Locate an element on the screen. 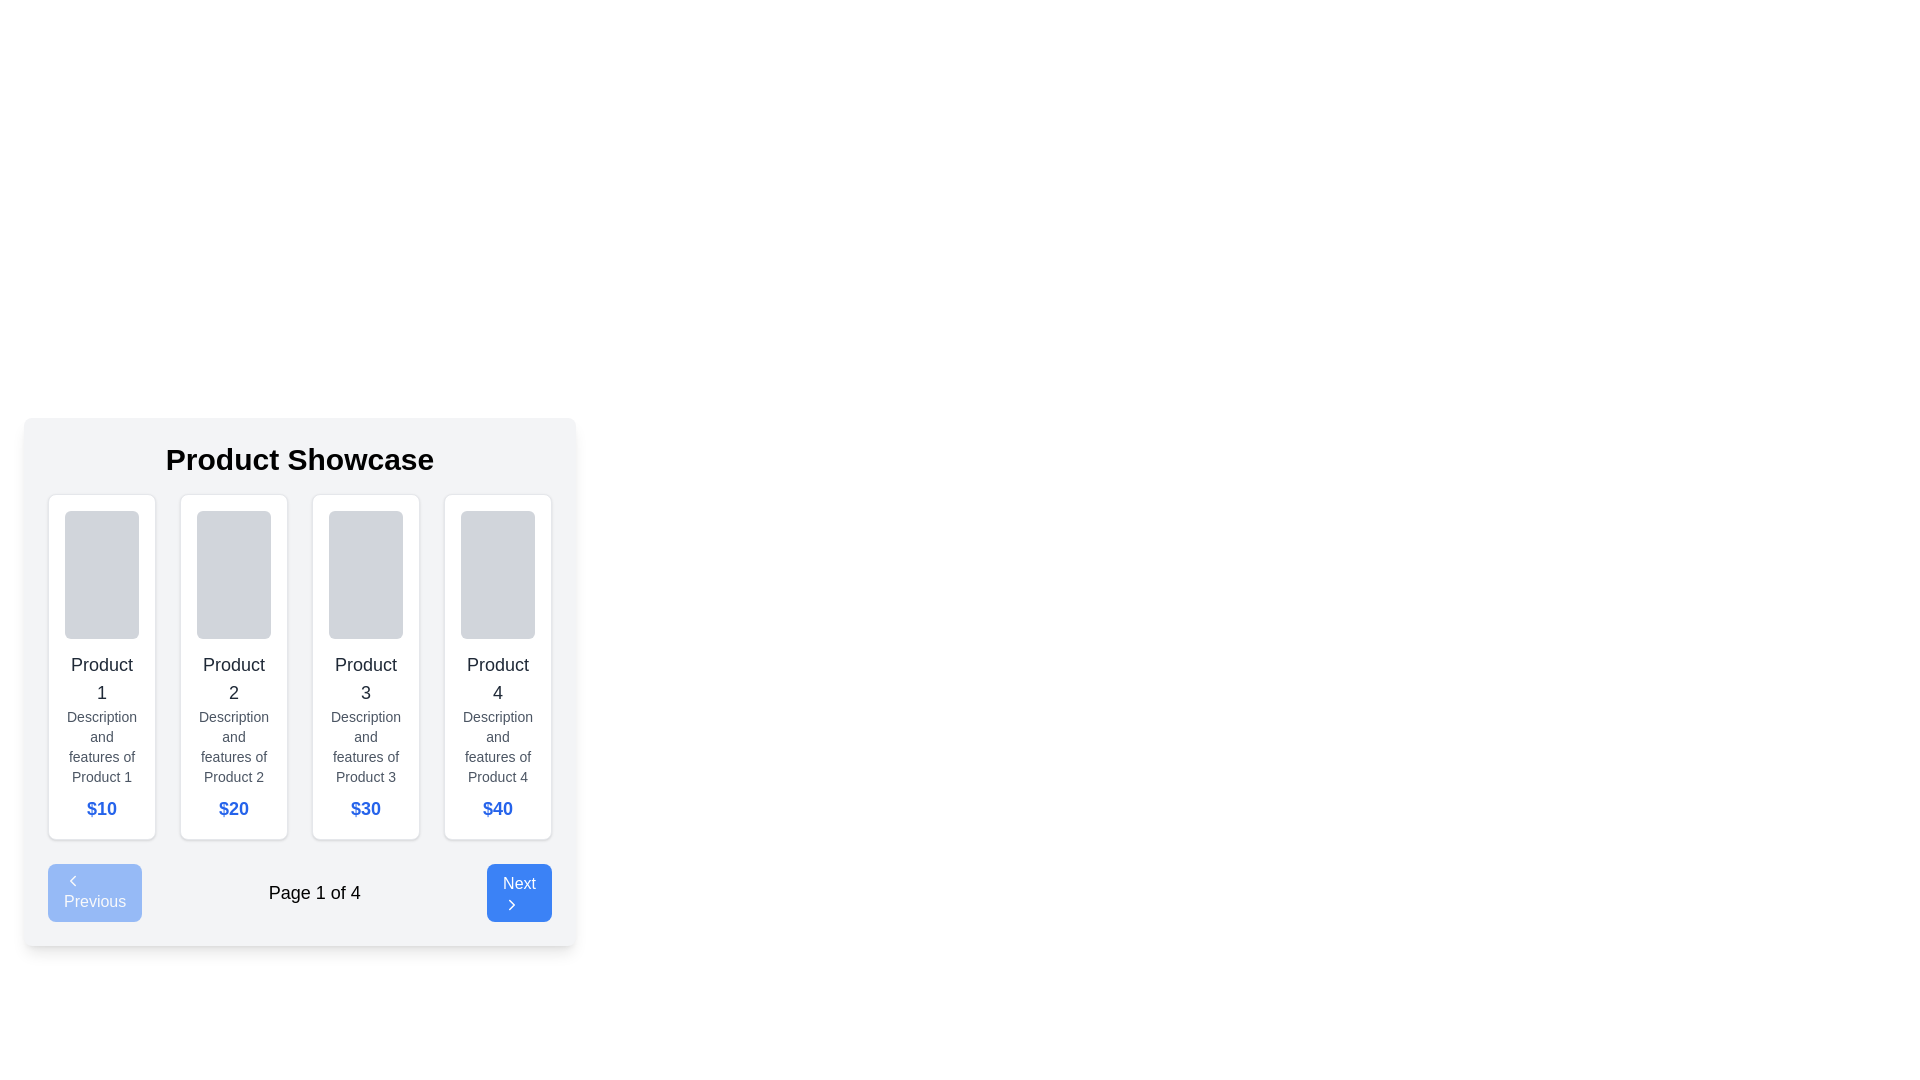 The height and width of the screenshot is (1080, 1920). the image placeholder for 'Product 3', which is a vertically rectangular element with a gray background and rounded corners located at the top of the card within a grid of product cards is located at coordinates (365, 574).